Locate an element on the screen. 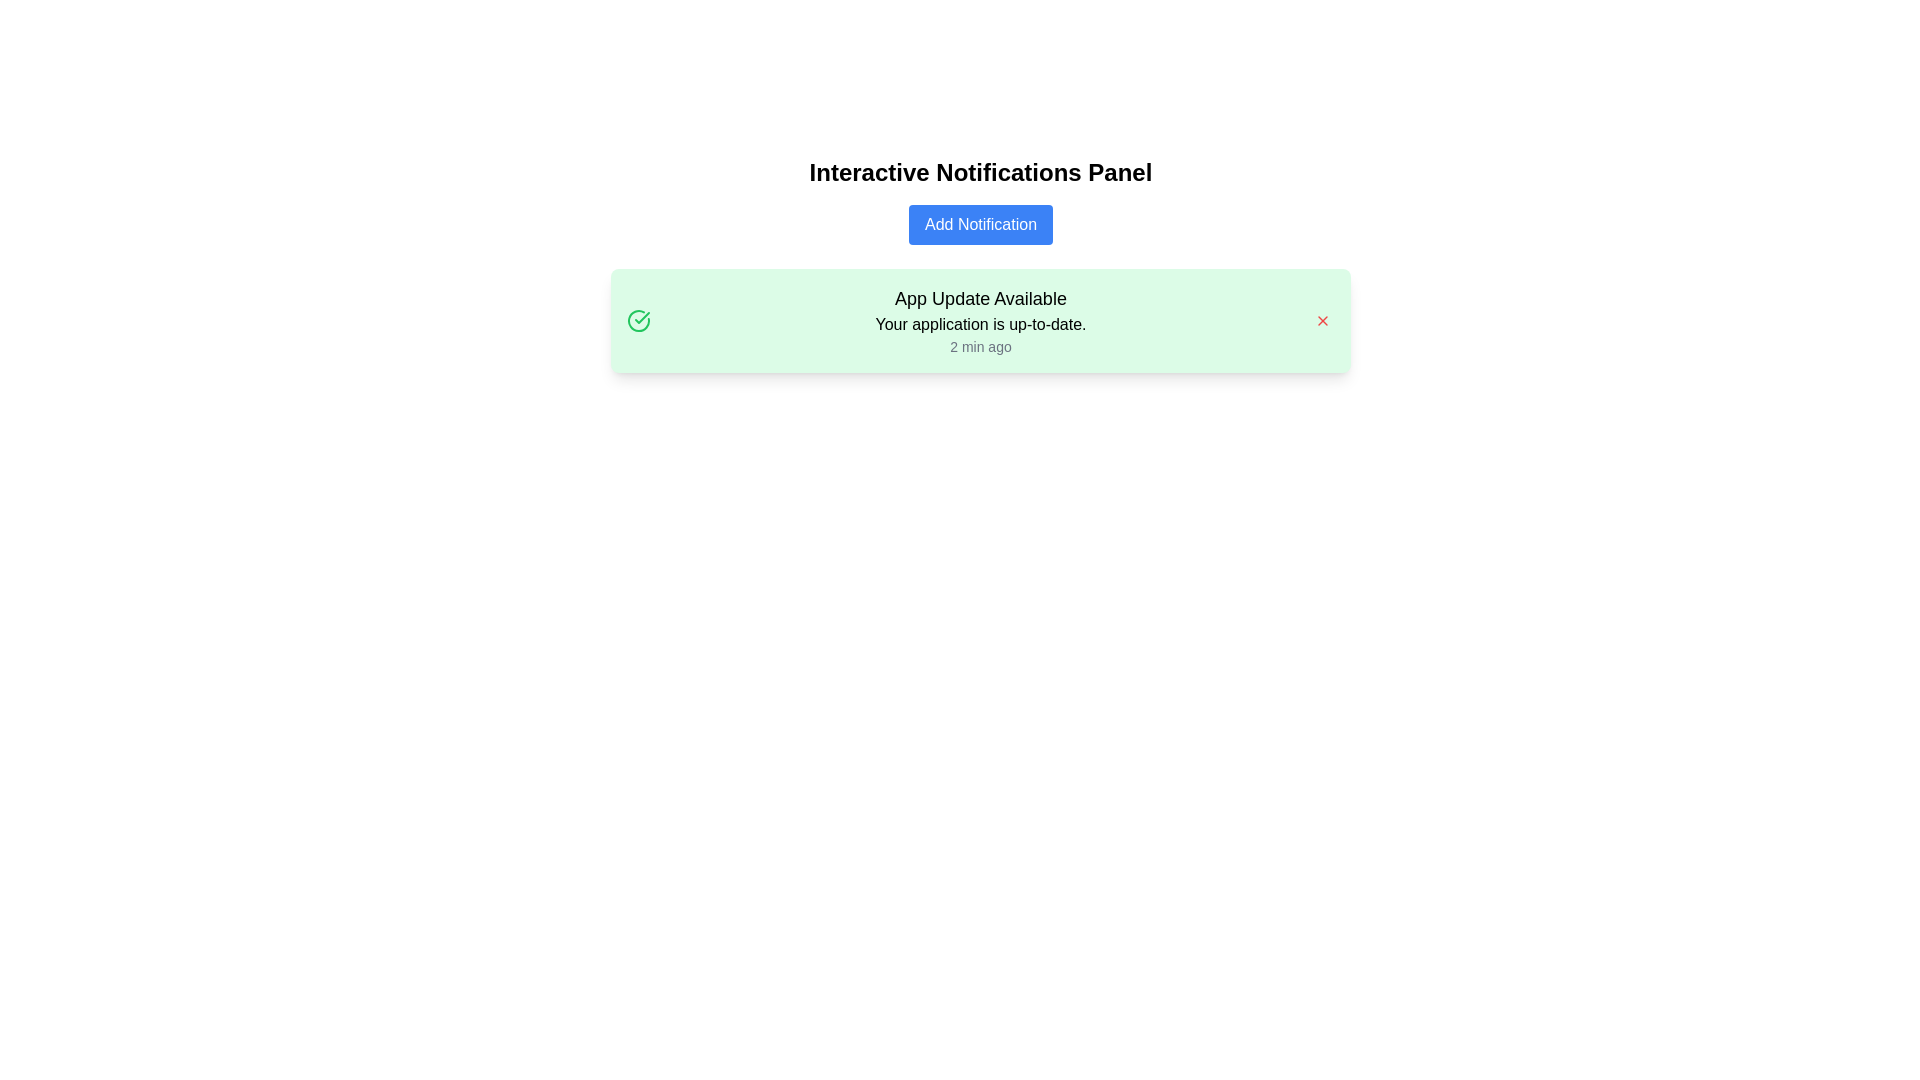  the circular decorative graphic element with a green stroke, located on the left side of the notification card in the interface is located at coordinates (637, 319).